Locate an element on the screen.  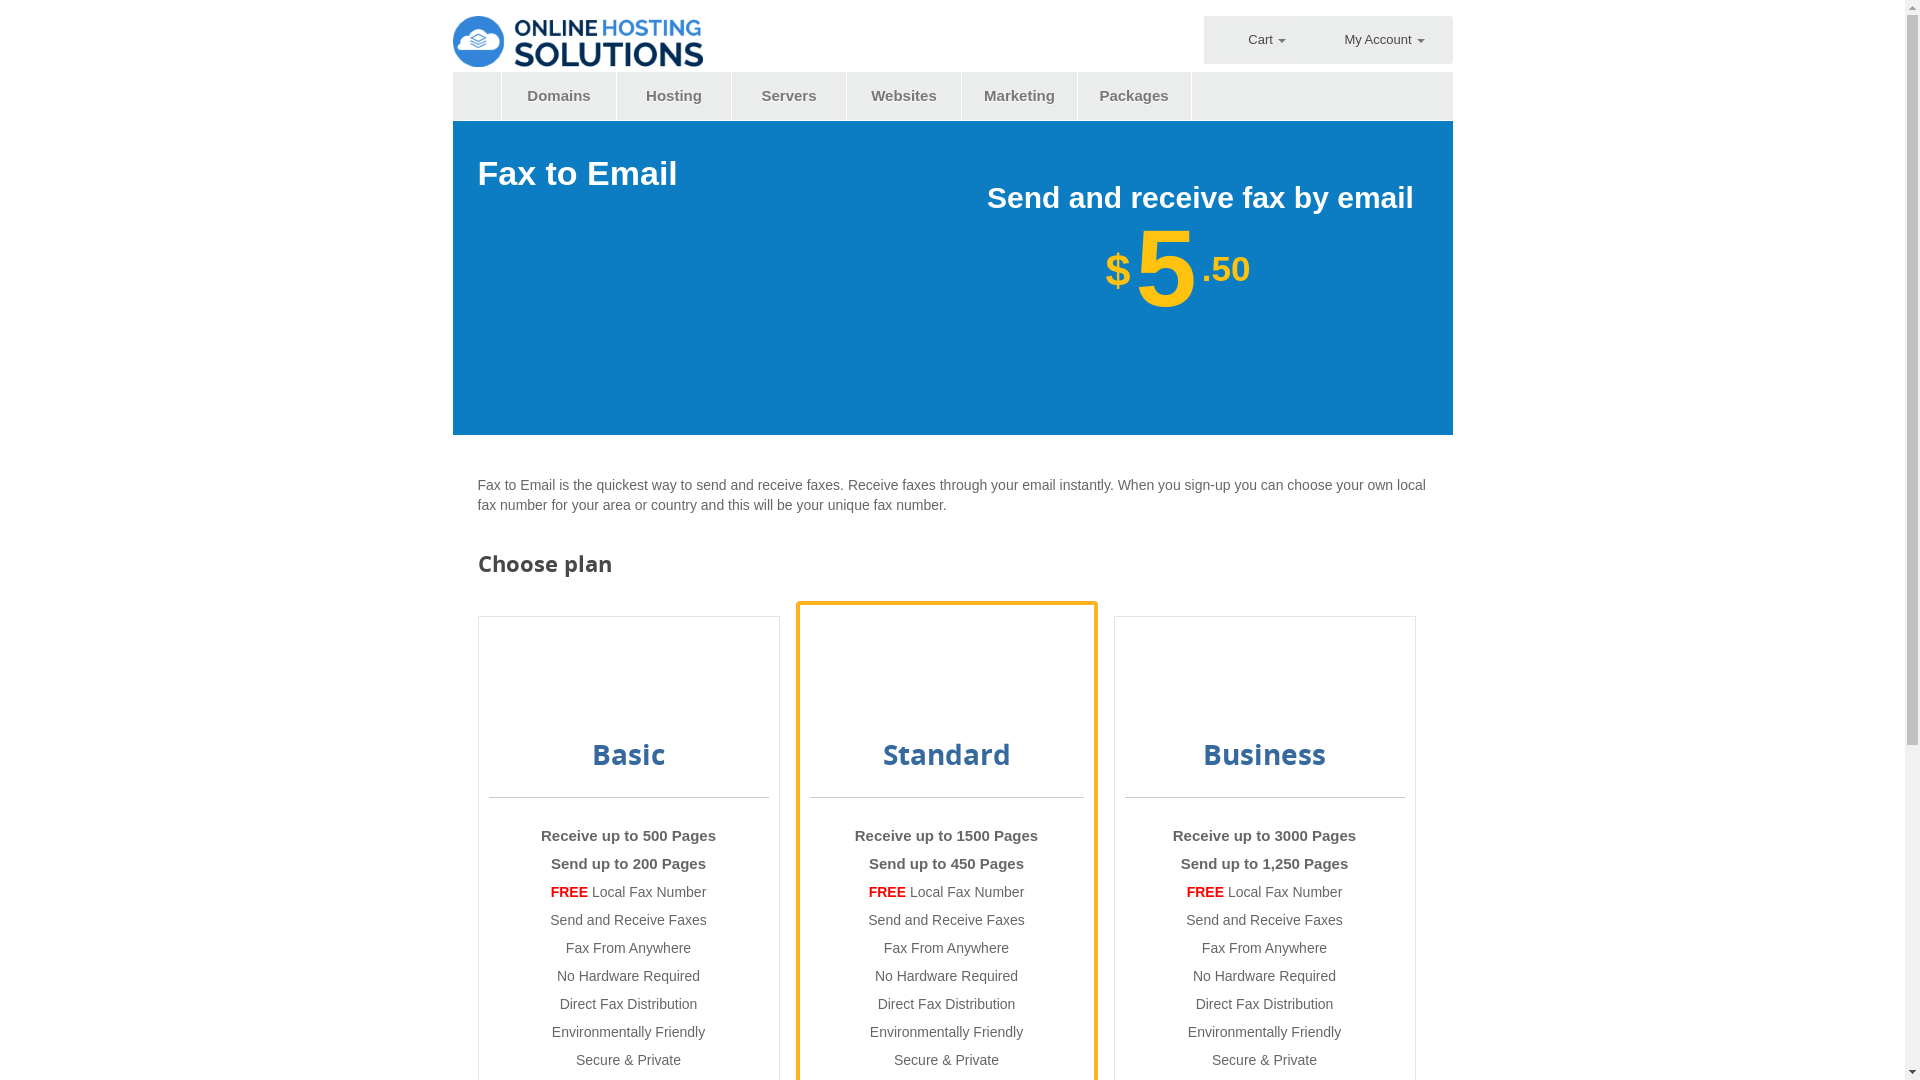
'Websites' is located at coordinates (904, 96).